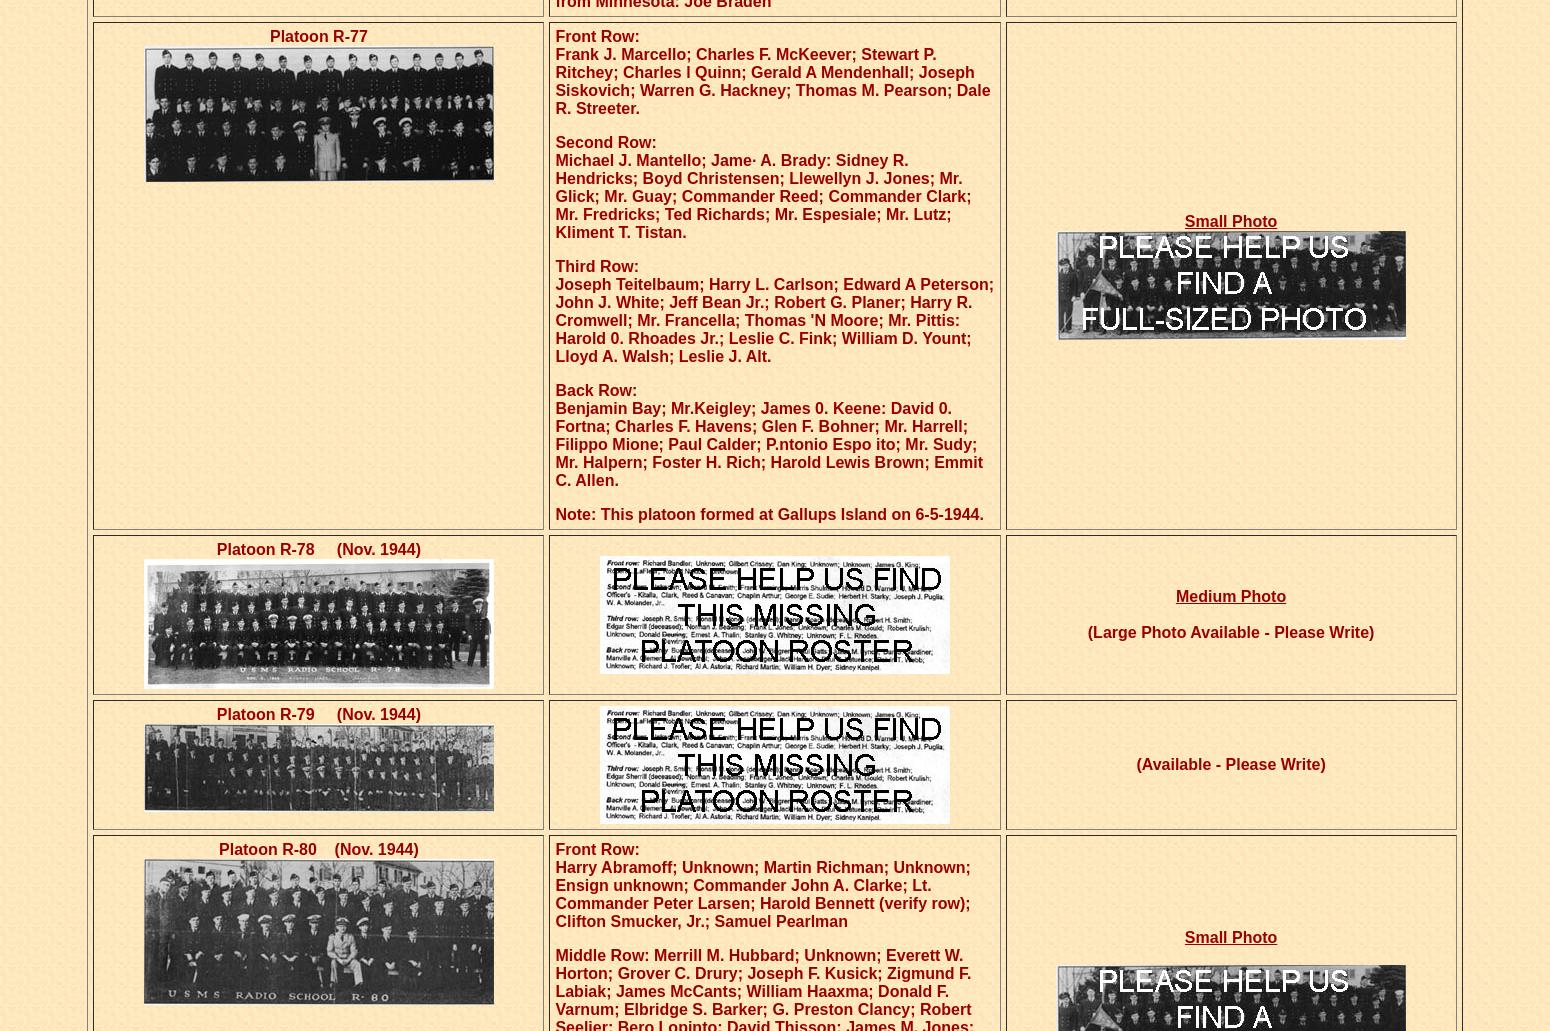 The image size is (1550, 1031). Describe the element at coordinates (317, 548) in the screenshot. I see `'Platoon R-78     
                
                (Nov. 1944)'` at that location.